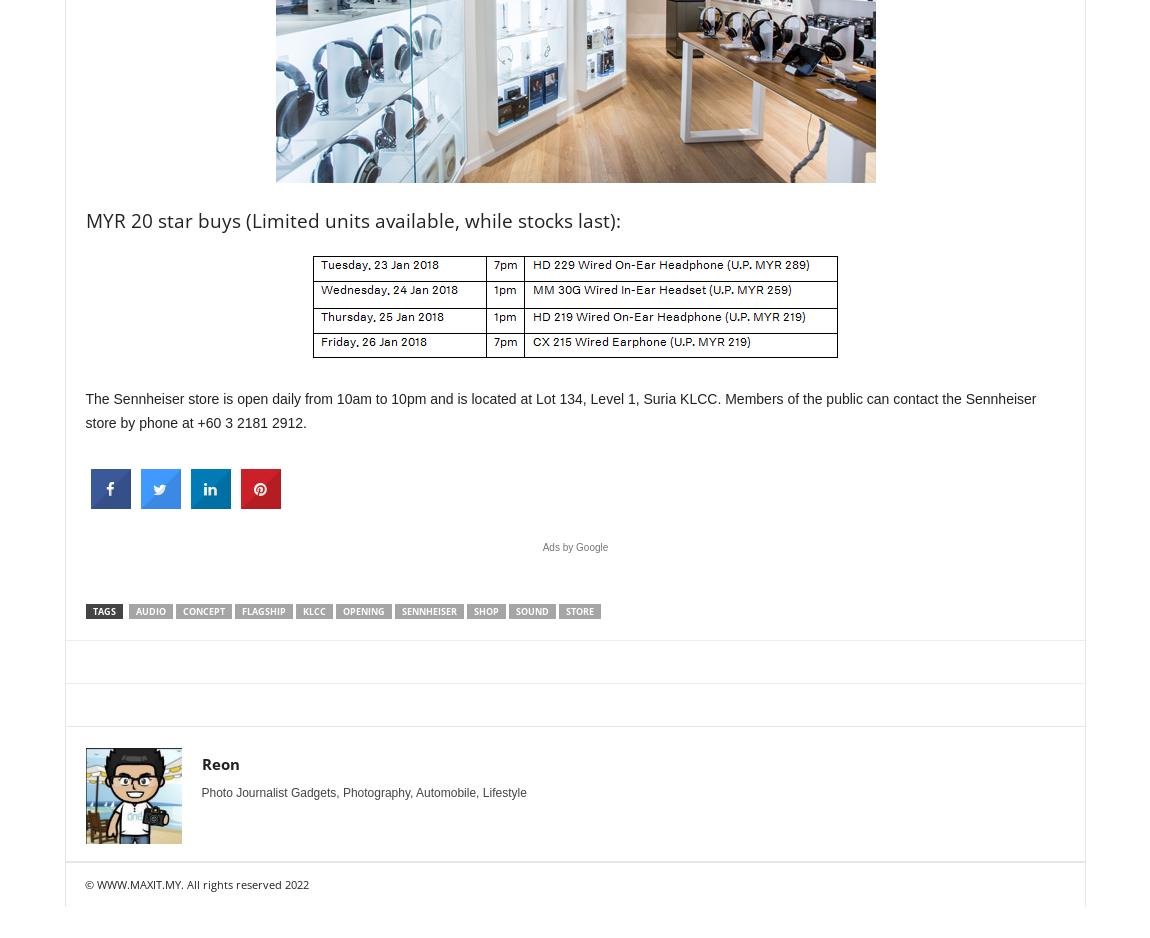  Describe the element at coordinates (82, 884) in the screenshot. I see `'© WWW.MAXIT.MY. All rights reserved 2022'` at that location.